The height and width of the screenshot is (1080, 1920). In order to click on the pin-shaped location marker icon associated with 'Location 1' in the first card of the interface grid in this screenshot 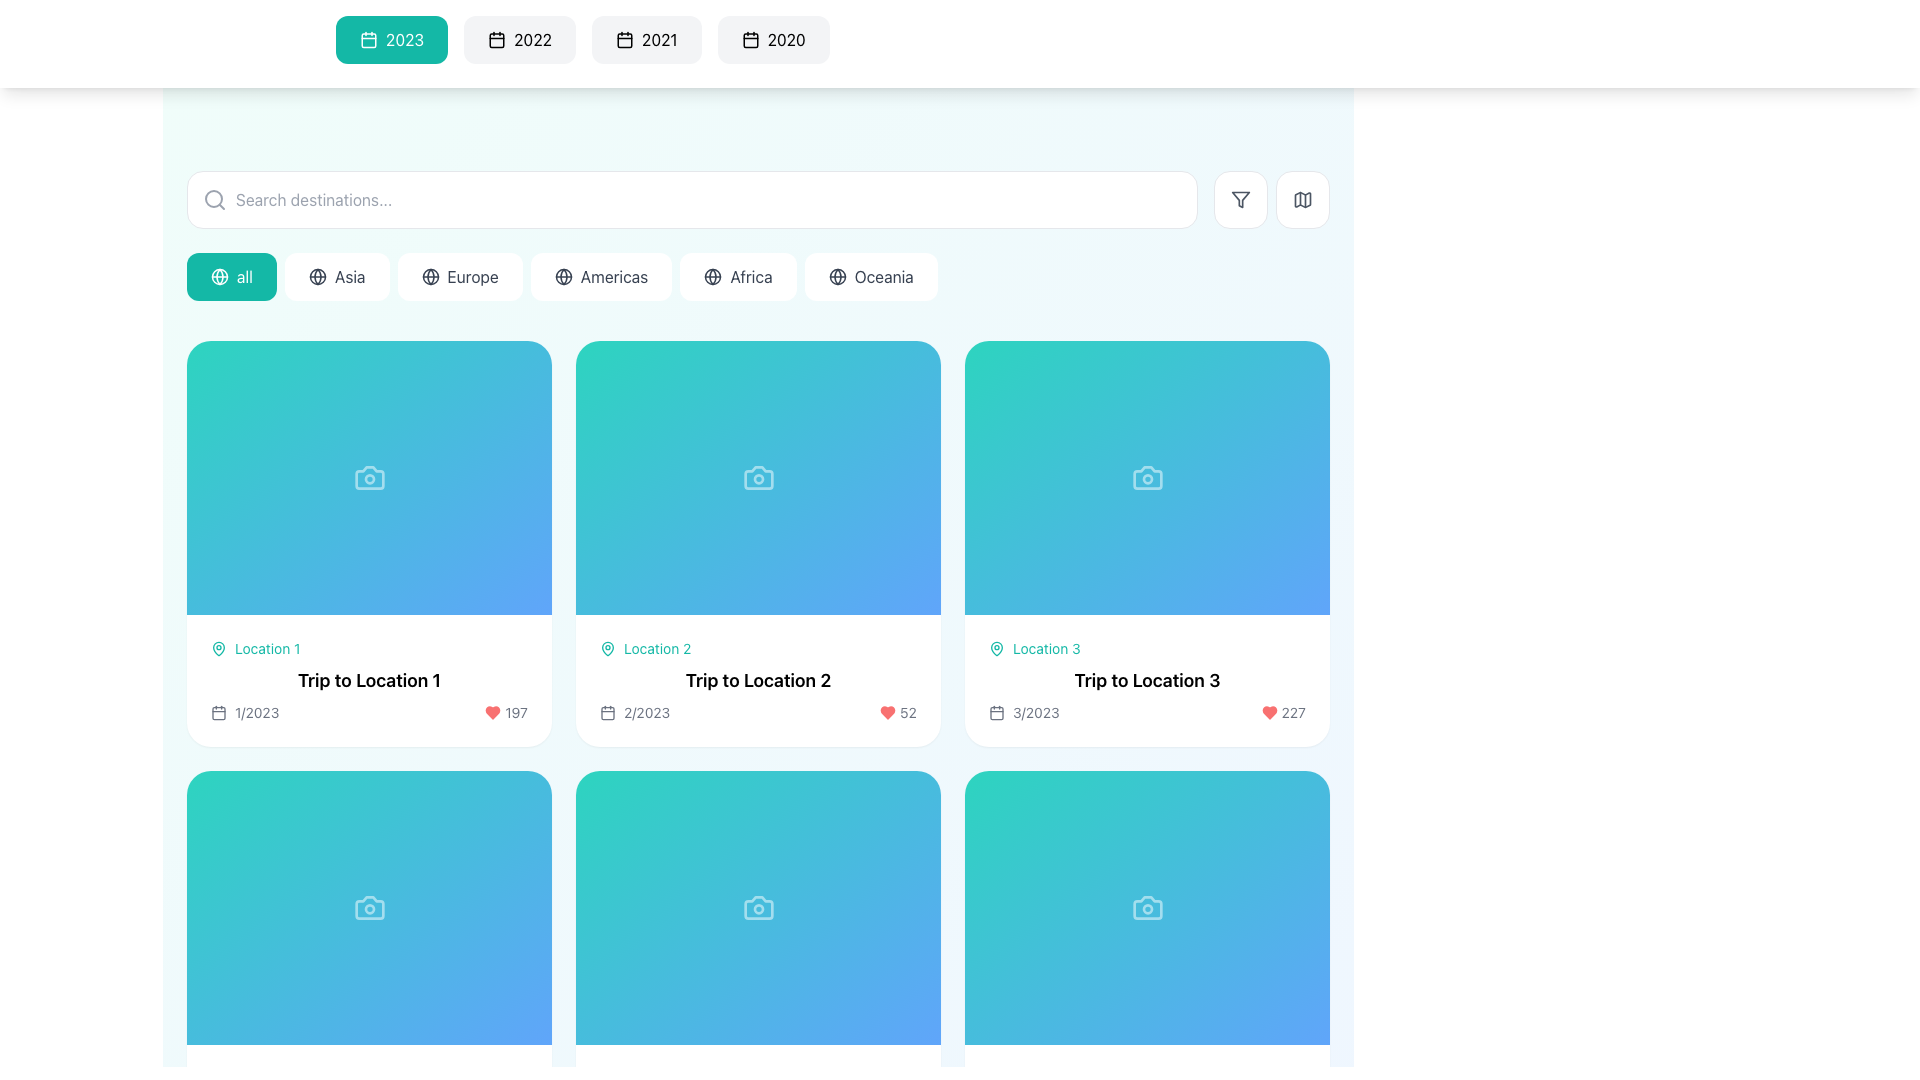, I will do `click(219, 648)`.